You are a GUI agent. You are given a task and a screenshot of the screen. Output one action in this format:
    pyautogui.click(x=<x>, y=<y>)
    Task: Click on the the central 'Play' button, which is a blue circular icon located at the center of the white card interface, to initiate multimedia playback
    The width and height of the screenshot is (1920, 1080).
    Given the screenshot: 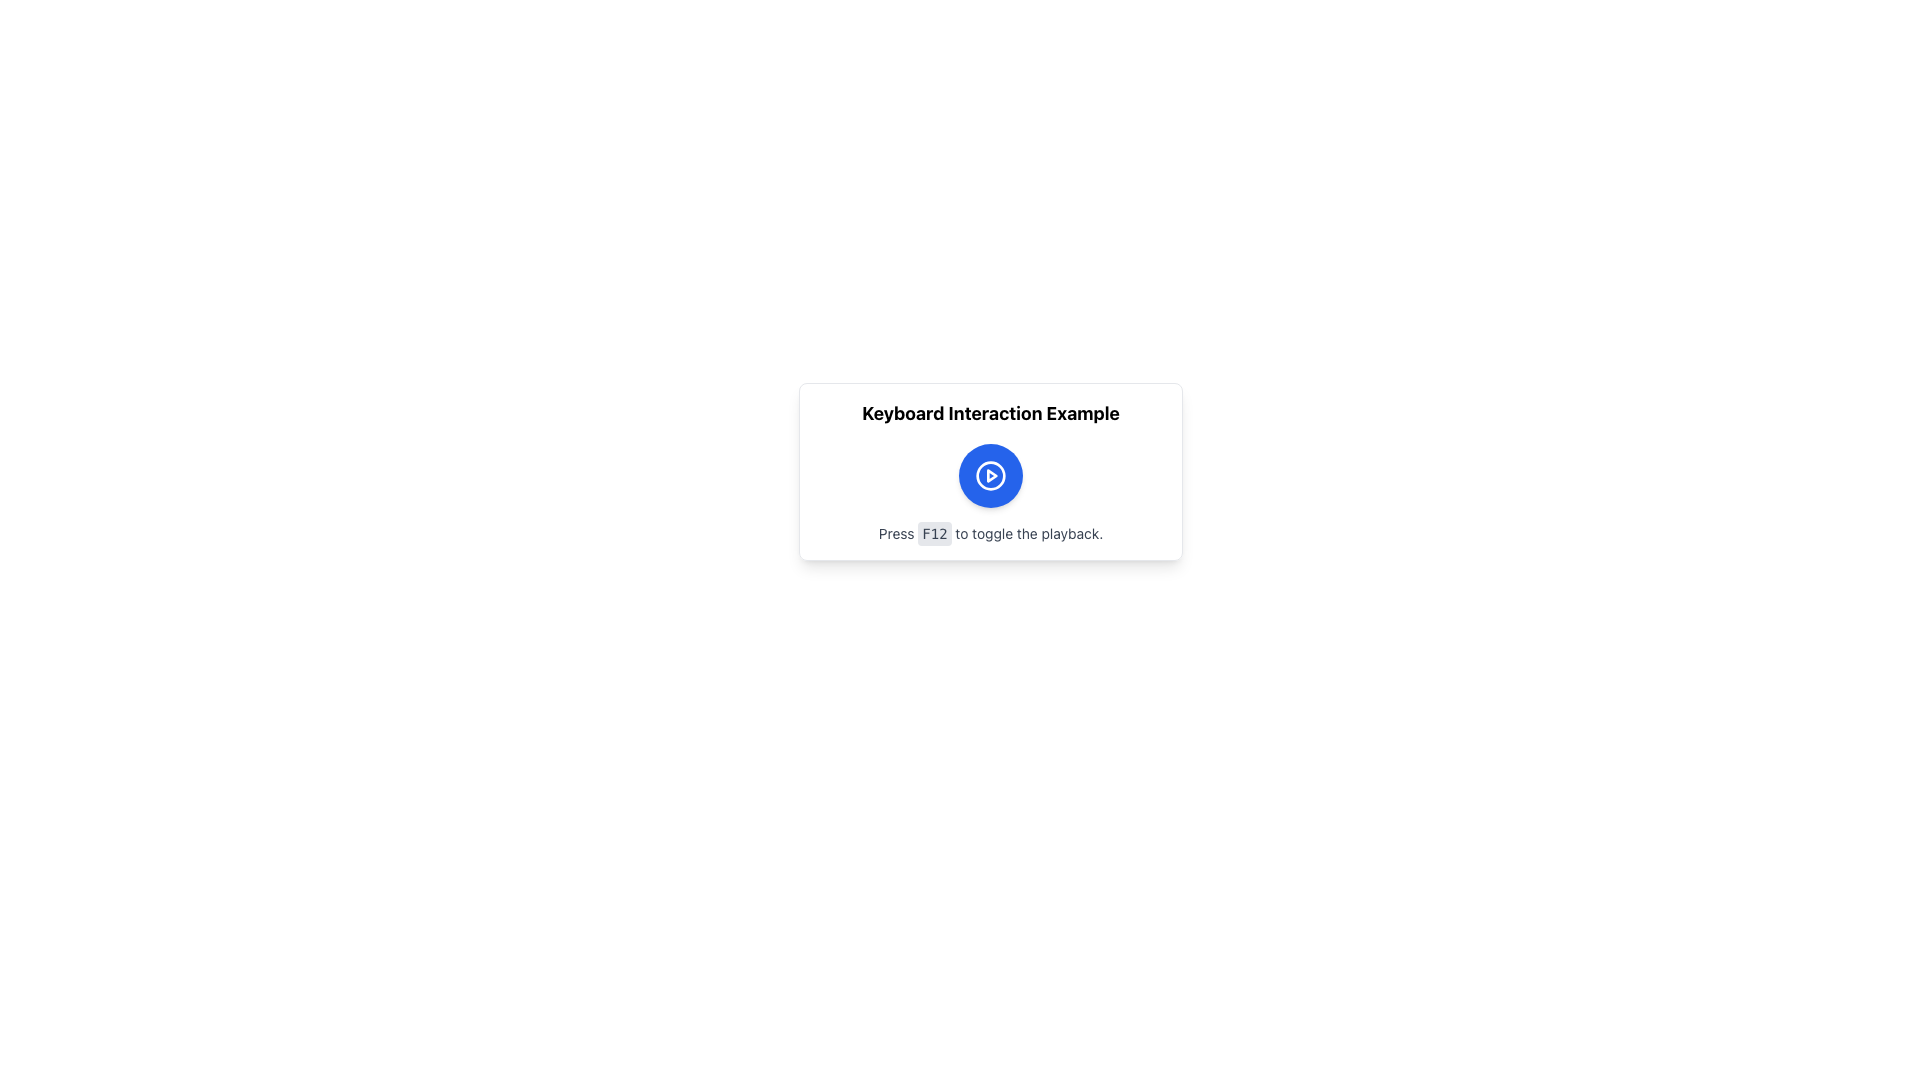 What is the action you would take?
    pyautogui.click(x=990, y=475)
    